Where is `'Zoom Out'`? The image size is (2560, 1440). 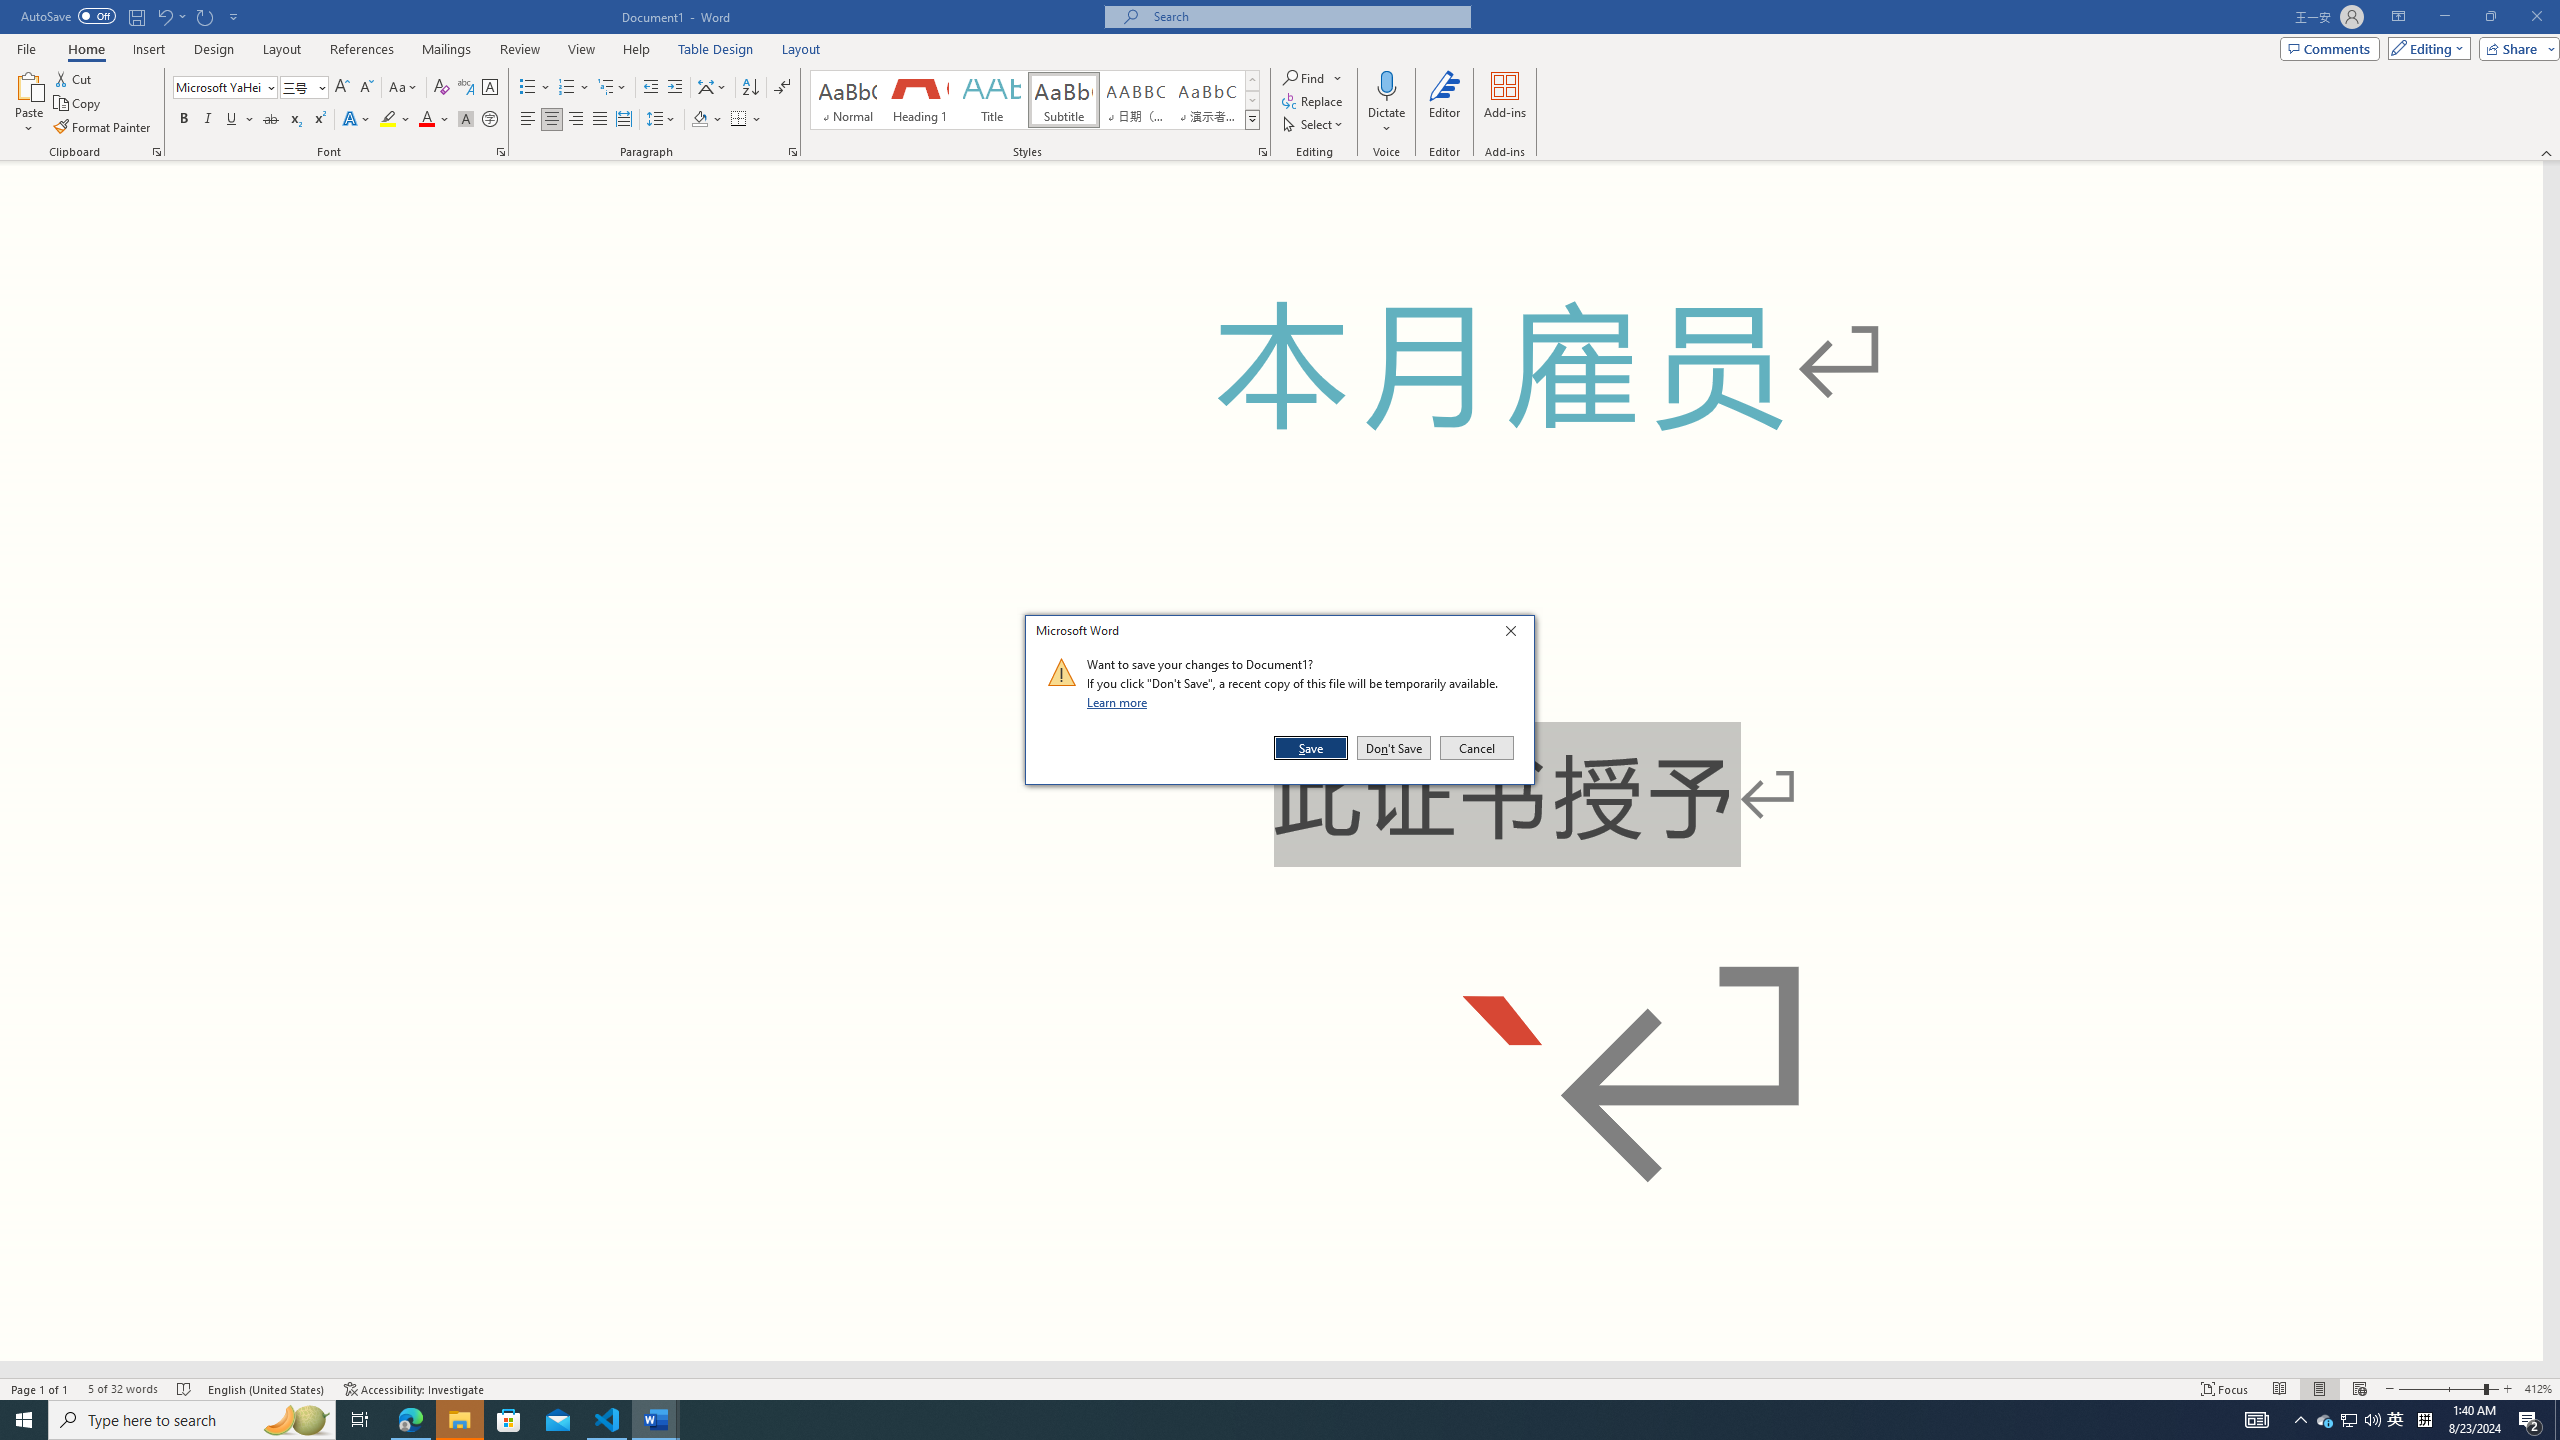 'Zoom Out' is located at coordinates (2439, 1389).